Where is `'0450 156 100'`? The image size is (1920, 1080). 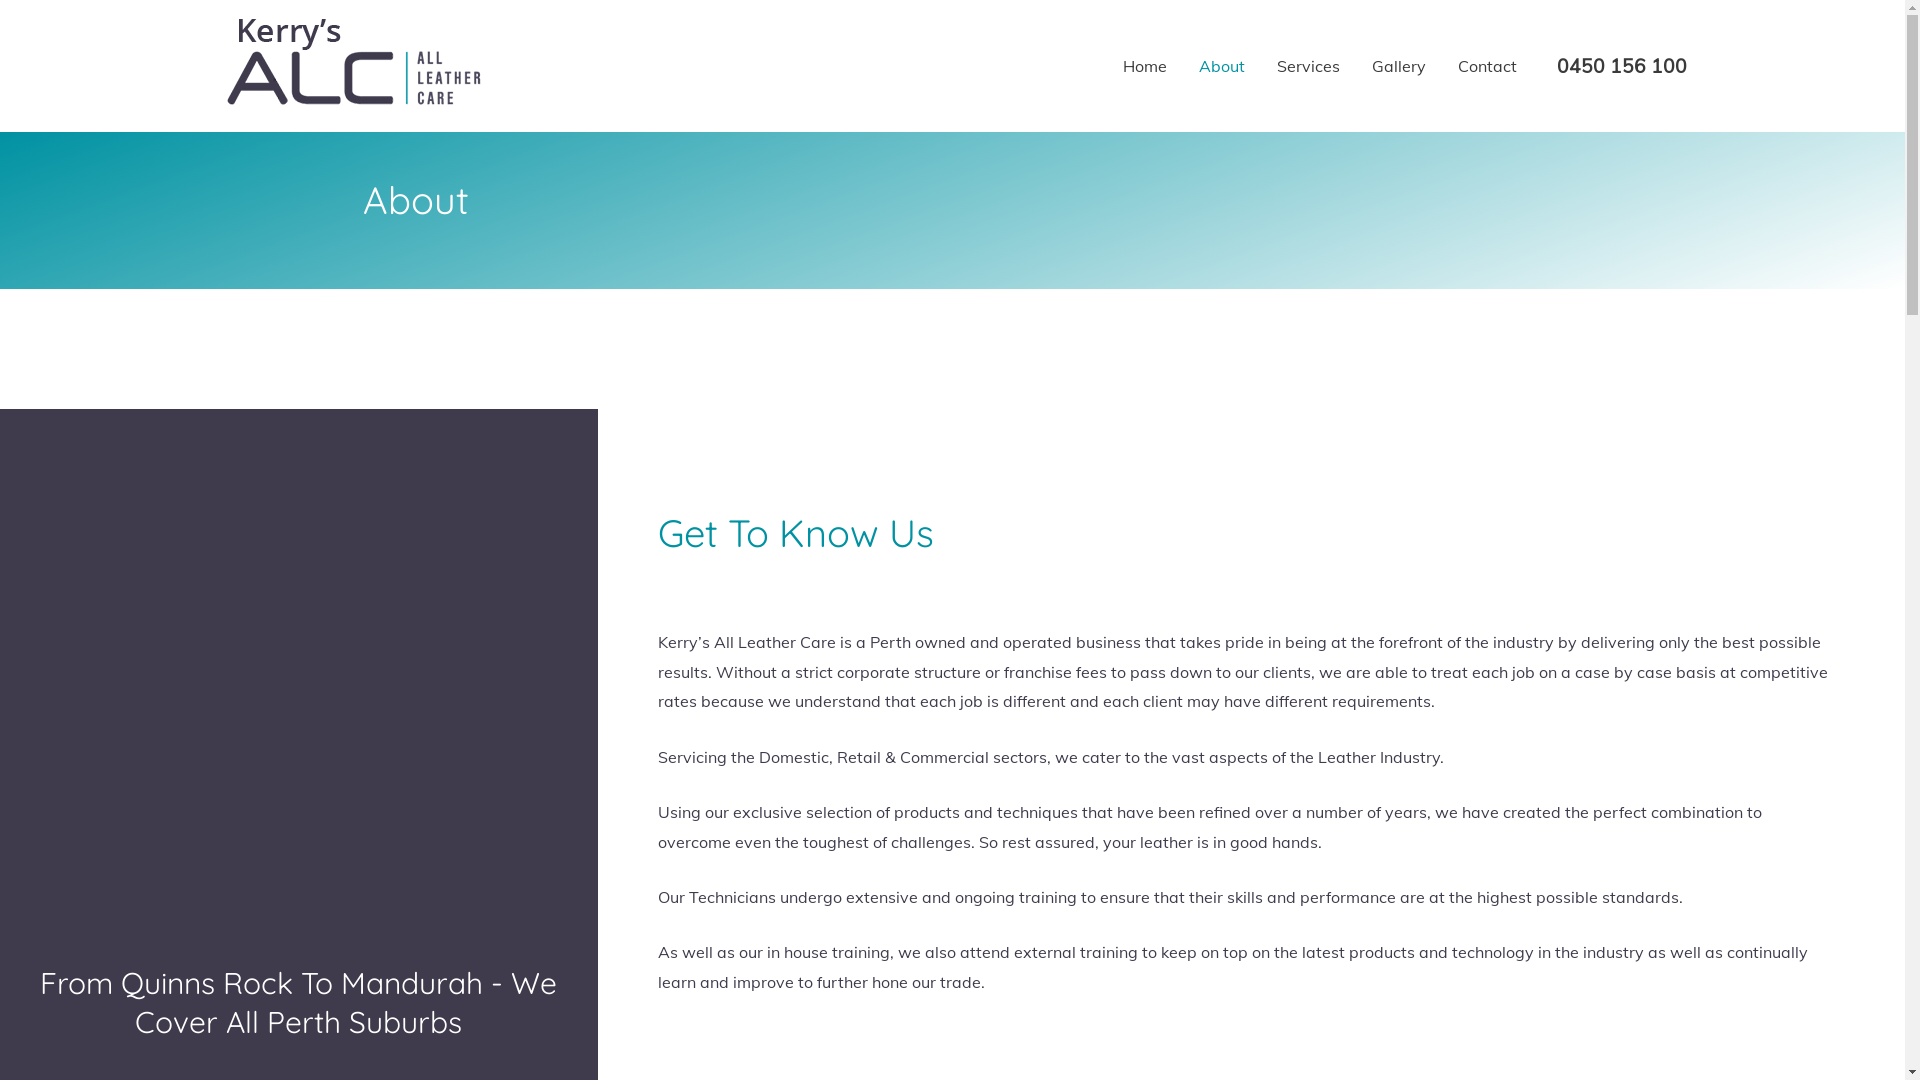 '0450 156 100' is located at coordinates (1621, 65).